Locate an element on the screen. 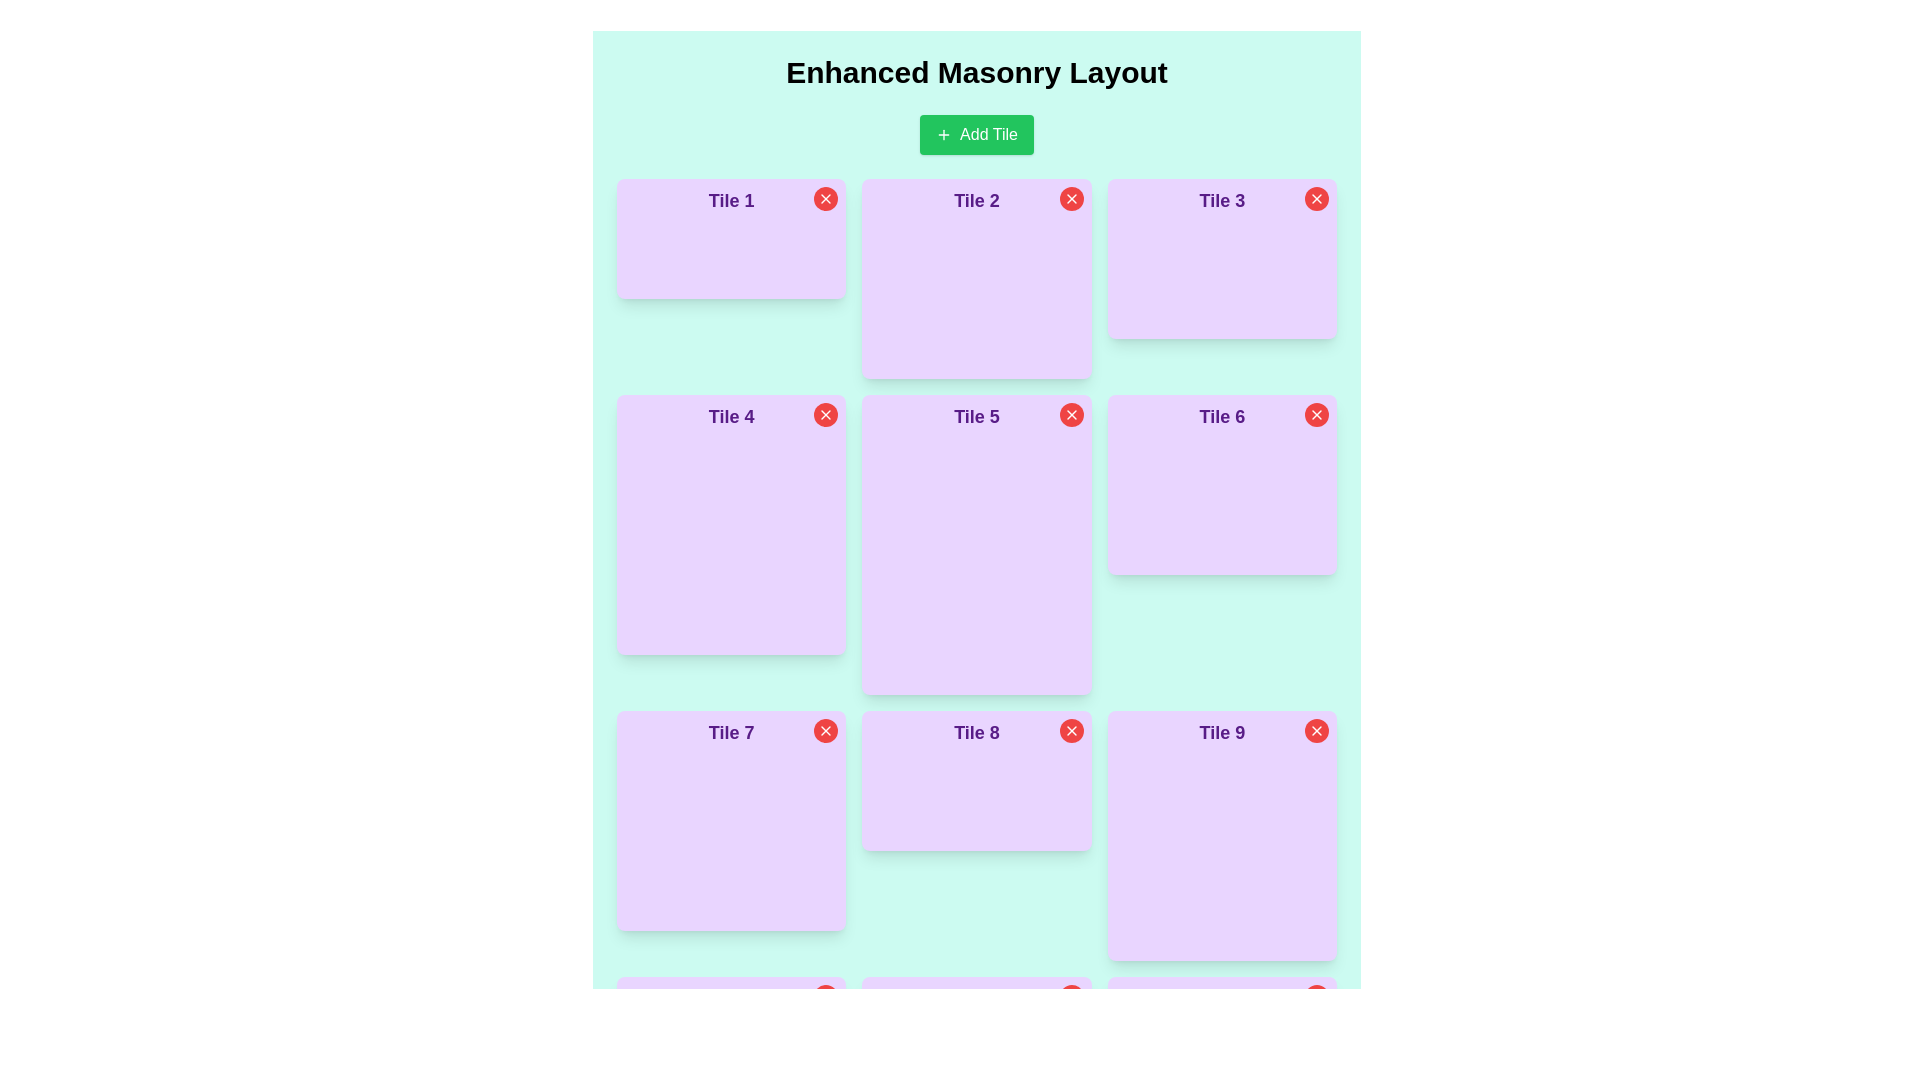  the display tile labeled 'Tile 2' which includes a close button in the top-right corner, located in the second column of the first row of the grid layout is located at coordinates (976, 278).